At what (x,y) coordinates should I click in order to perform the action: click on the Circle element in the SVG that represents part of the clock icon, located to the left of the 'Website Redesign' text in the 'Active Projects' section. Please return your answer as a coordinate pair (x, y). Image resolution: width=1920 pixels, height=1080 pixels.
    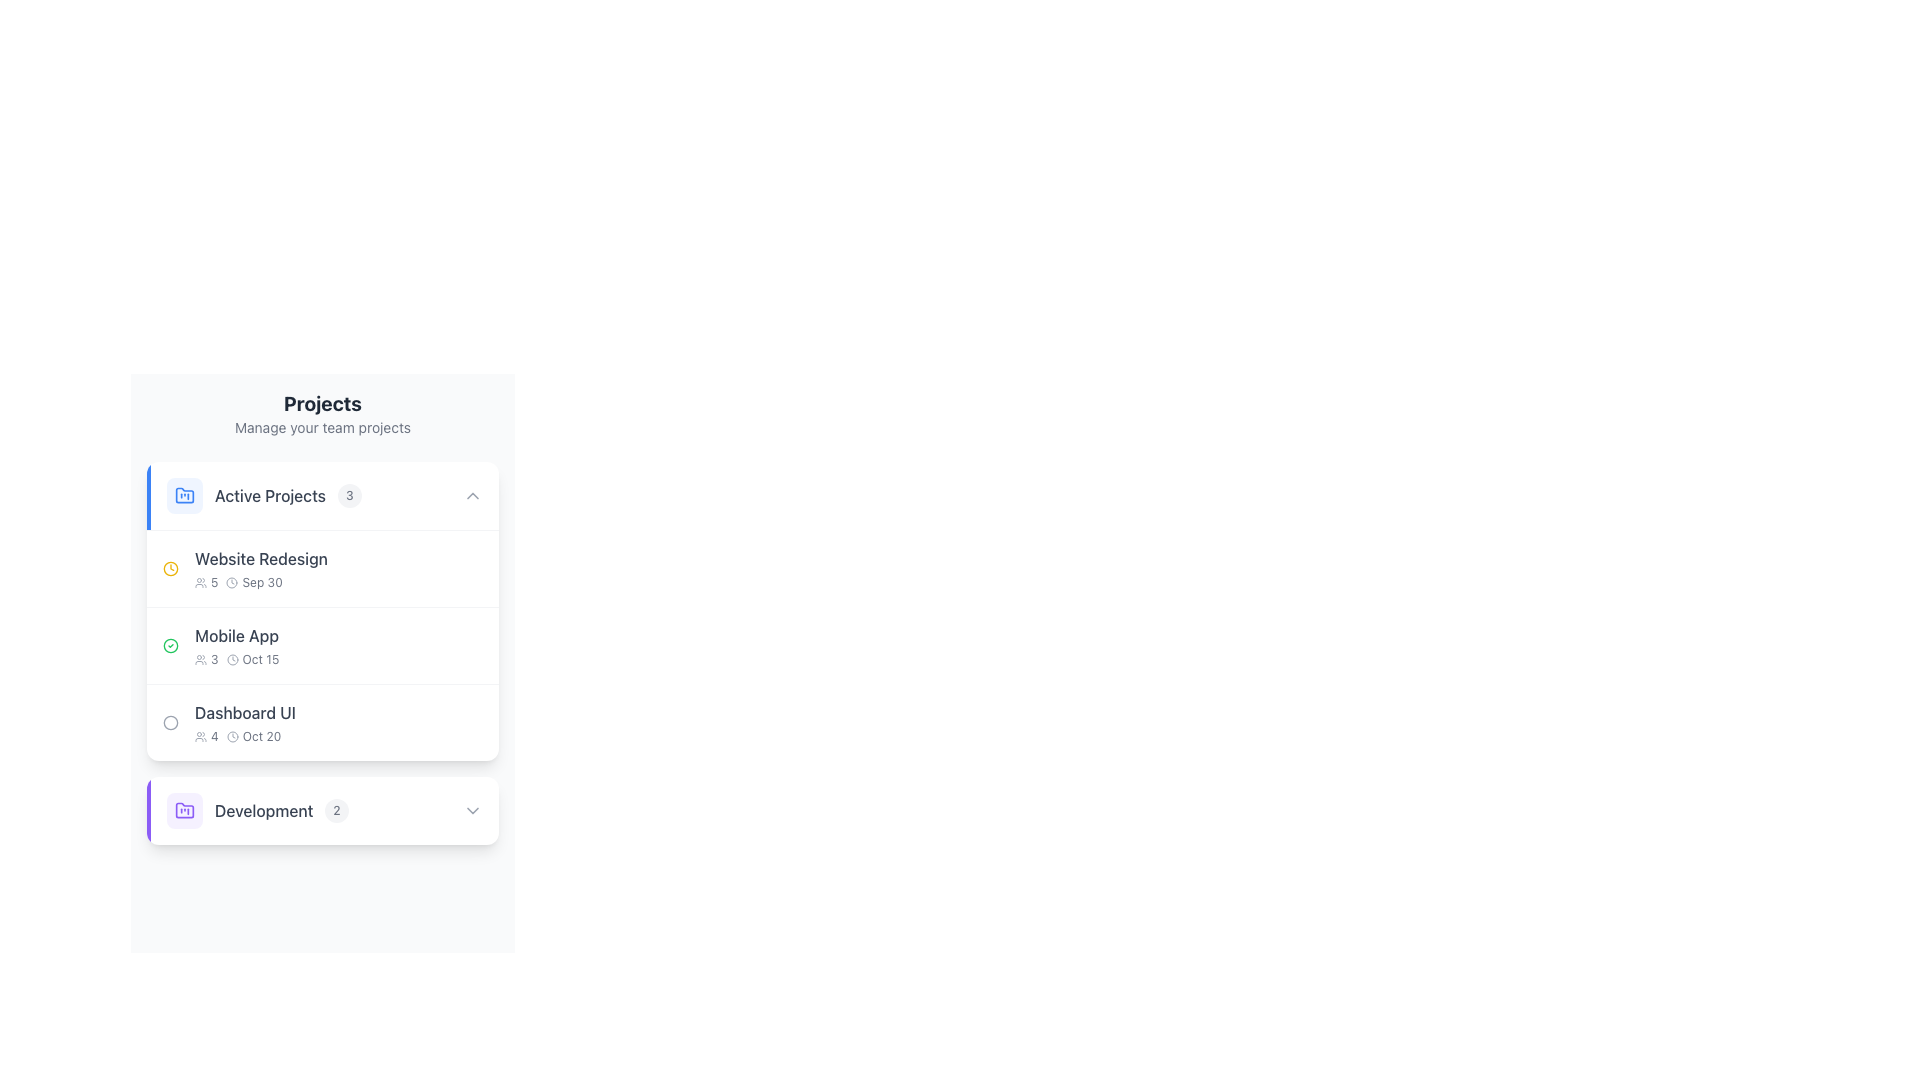
    Looking at the image, I should click on (232, 582).